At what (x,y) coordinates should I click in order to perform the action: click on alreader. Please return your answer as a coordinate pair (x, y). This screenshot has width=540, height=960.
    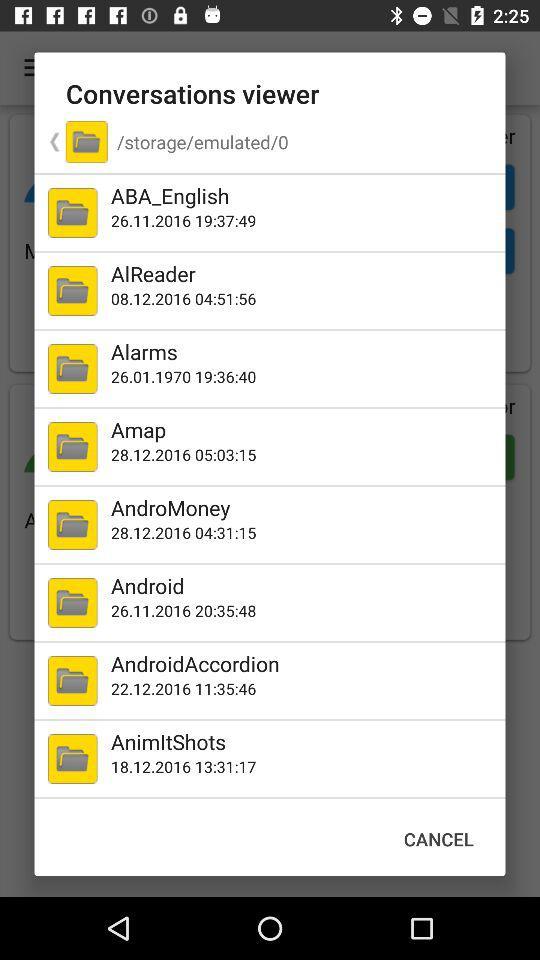
    Looking at the image, I should click on (303, 272).